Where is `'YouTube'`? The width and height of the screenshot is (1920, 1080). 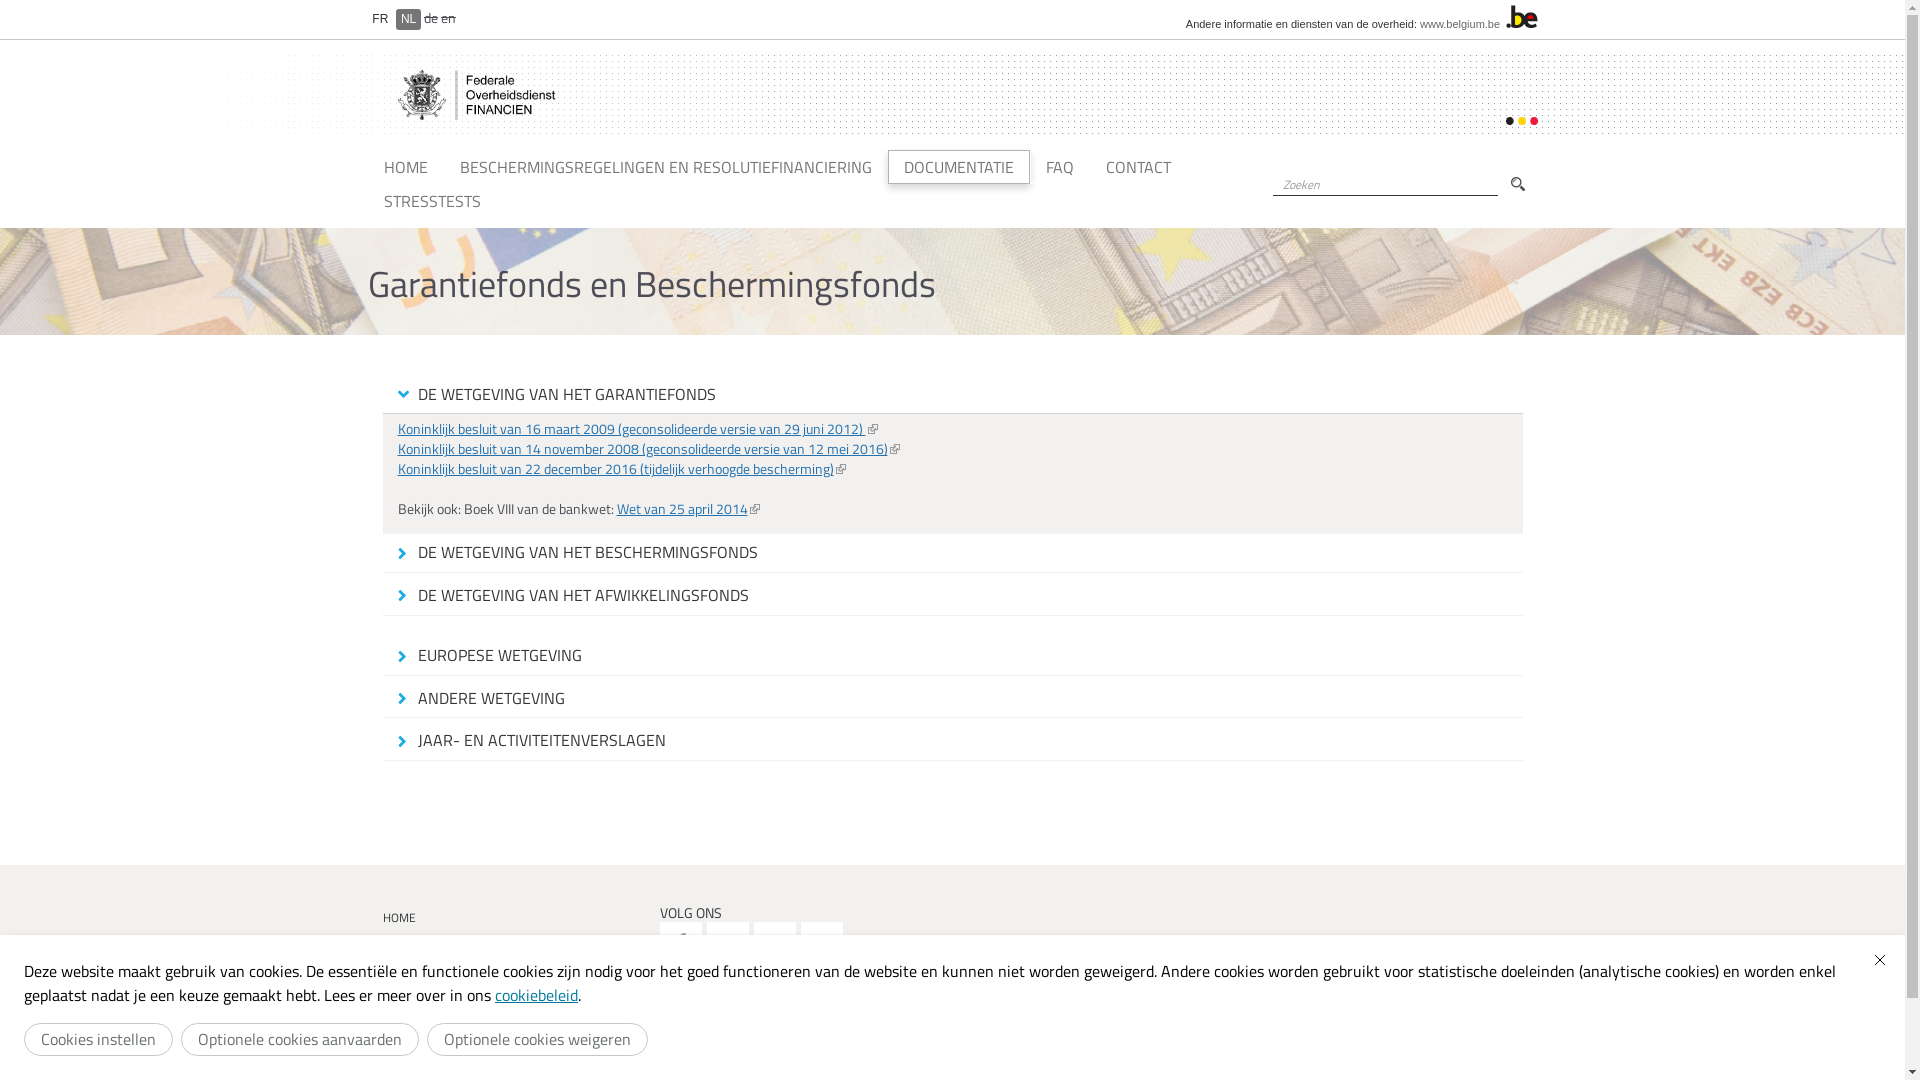 'YouTube' is located at coordinates (773, 942).